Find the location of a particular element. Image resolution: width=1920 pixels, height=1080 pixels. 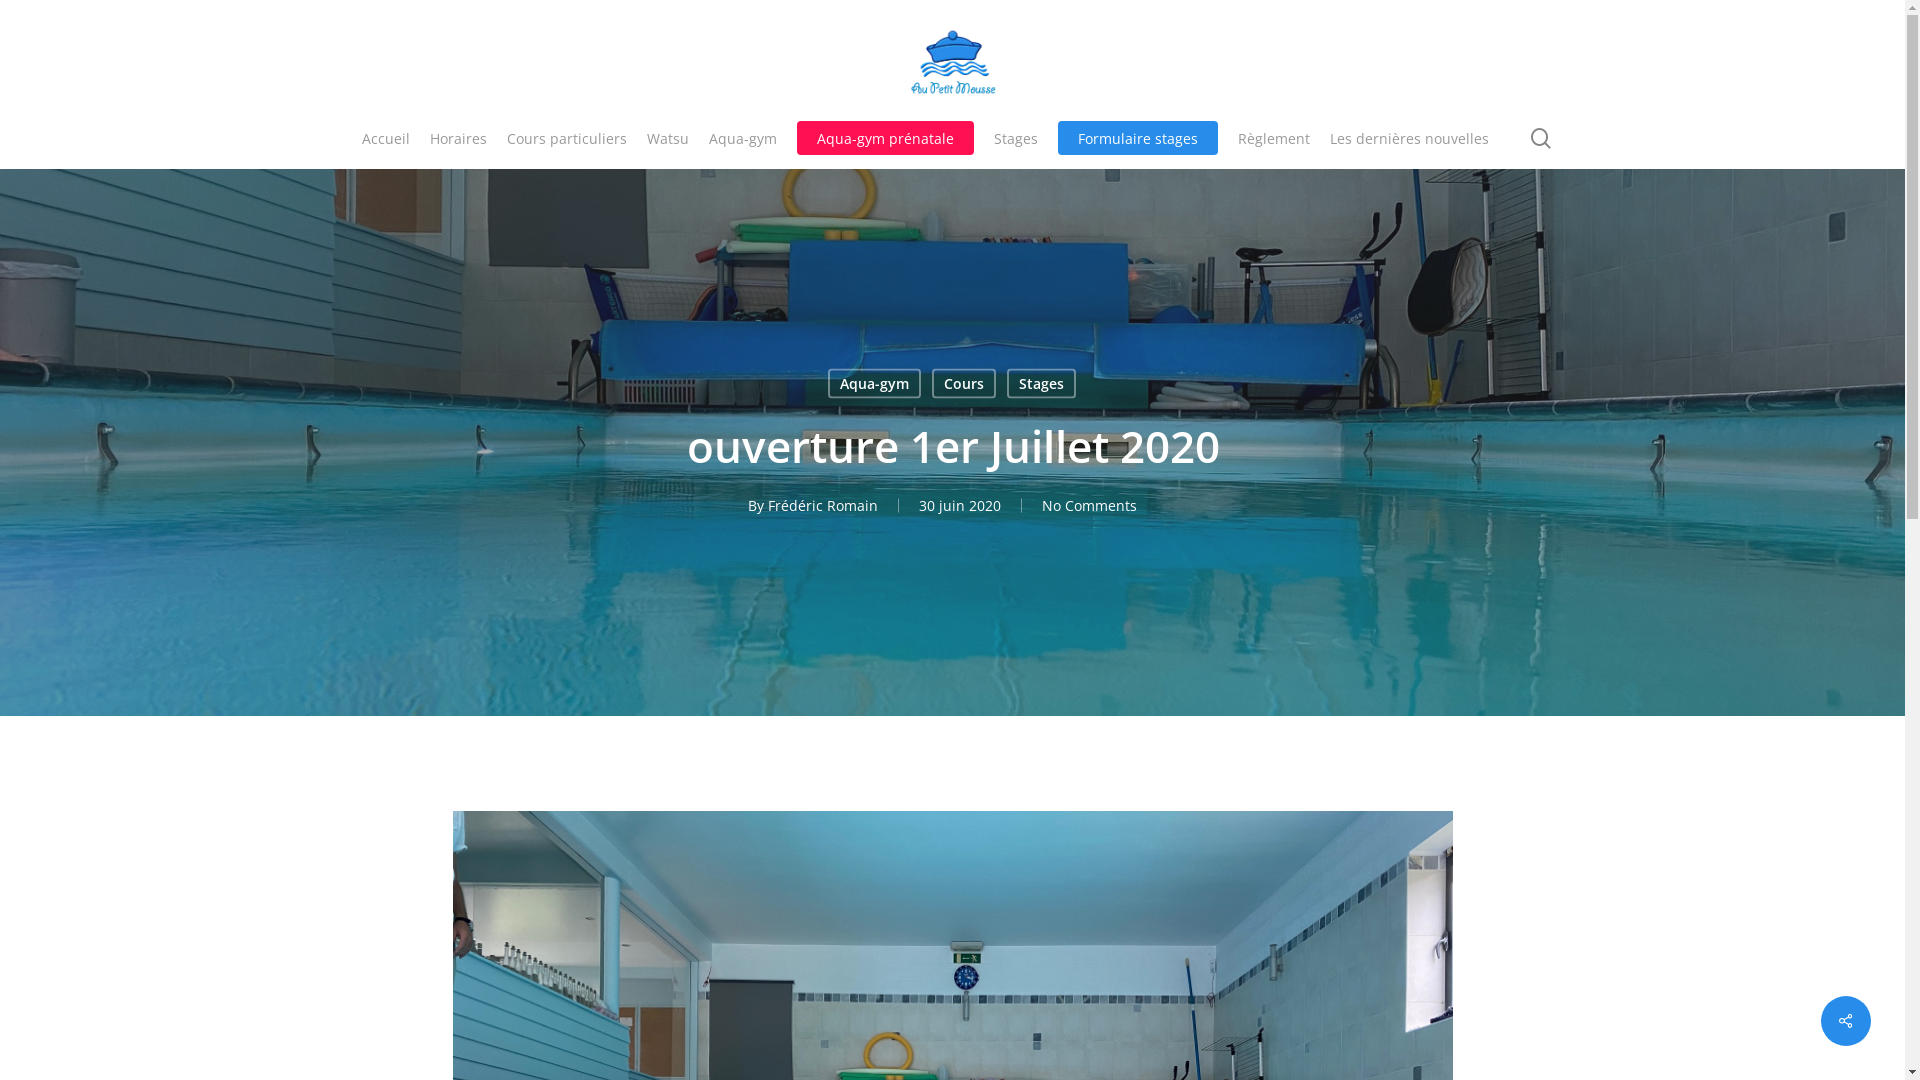

'search' is located at coordinates (1539, 137).